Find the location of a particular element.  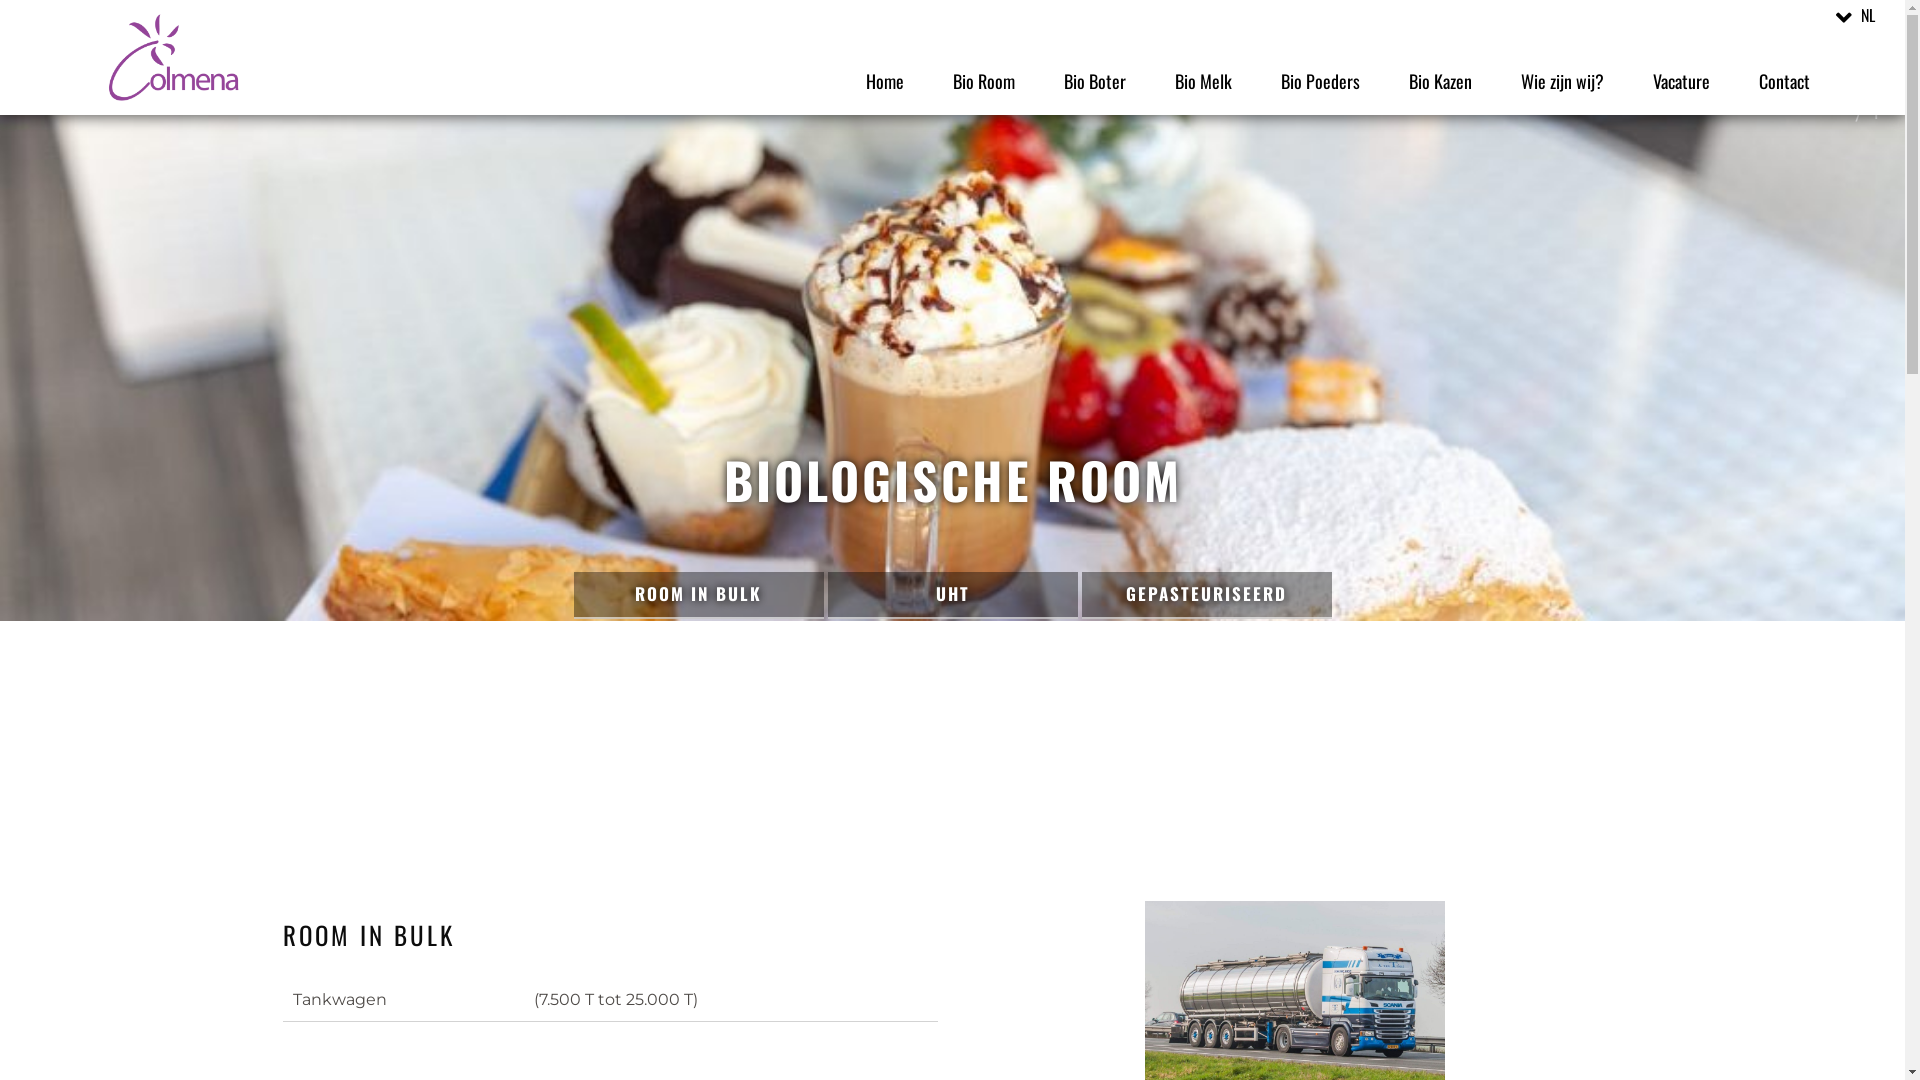

'Contact' is located at coordinates (1784, 80).